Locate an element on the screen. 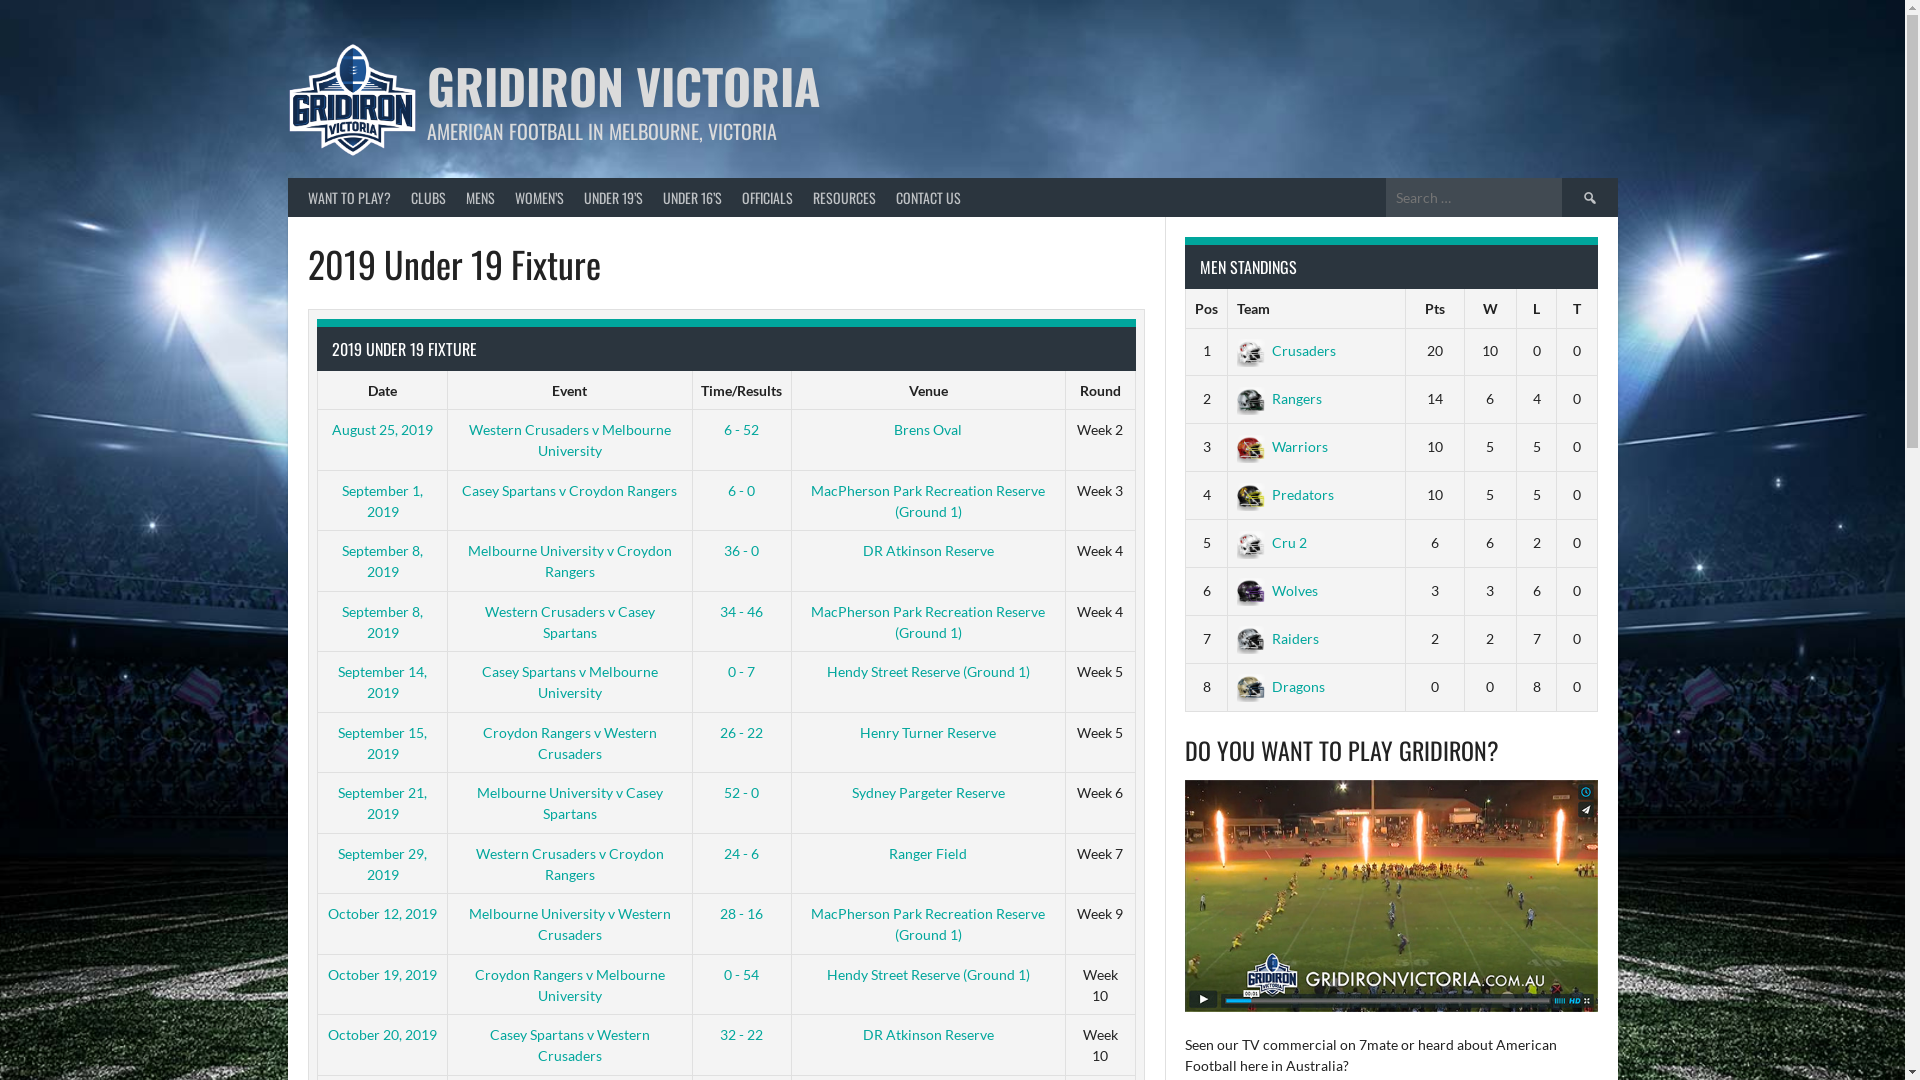 This screenshot has height=1080, width=1920. 'Cru 2' is located at coordinates (1271, 542).